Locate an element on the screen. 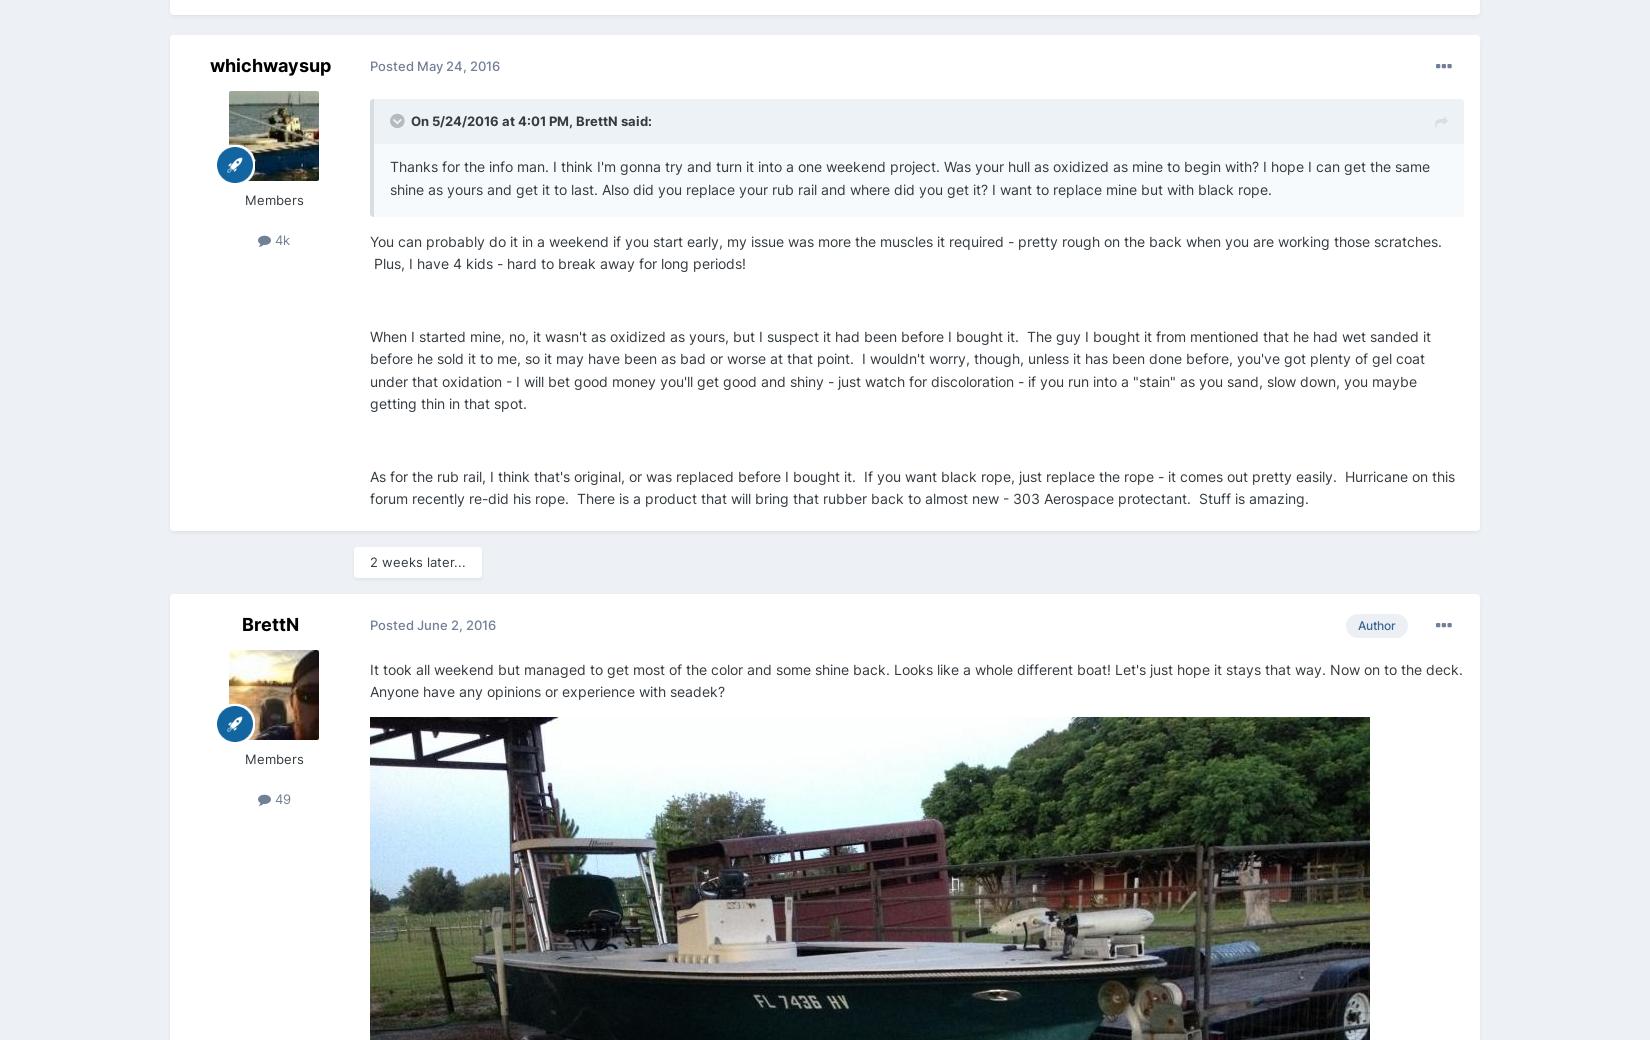  '2 weeks later...' is located at coordinates (369, 559).